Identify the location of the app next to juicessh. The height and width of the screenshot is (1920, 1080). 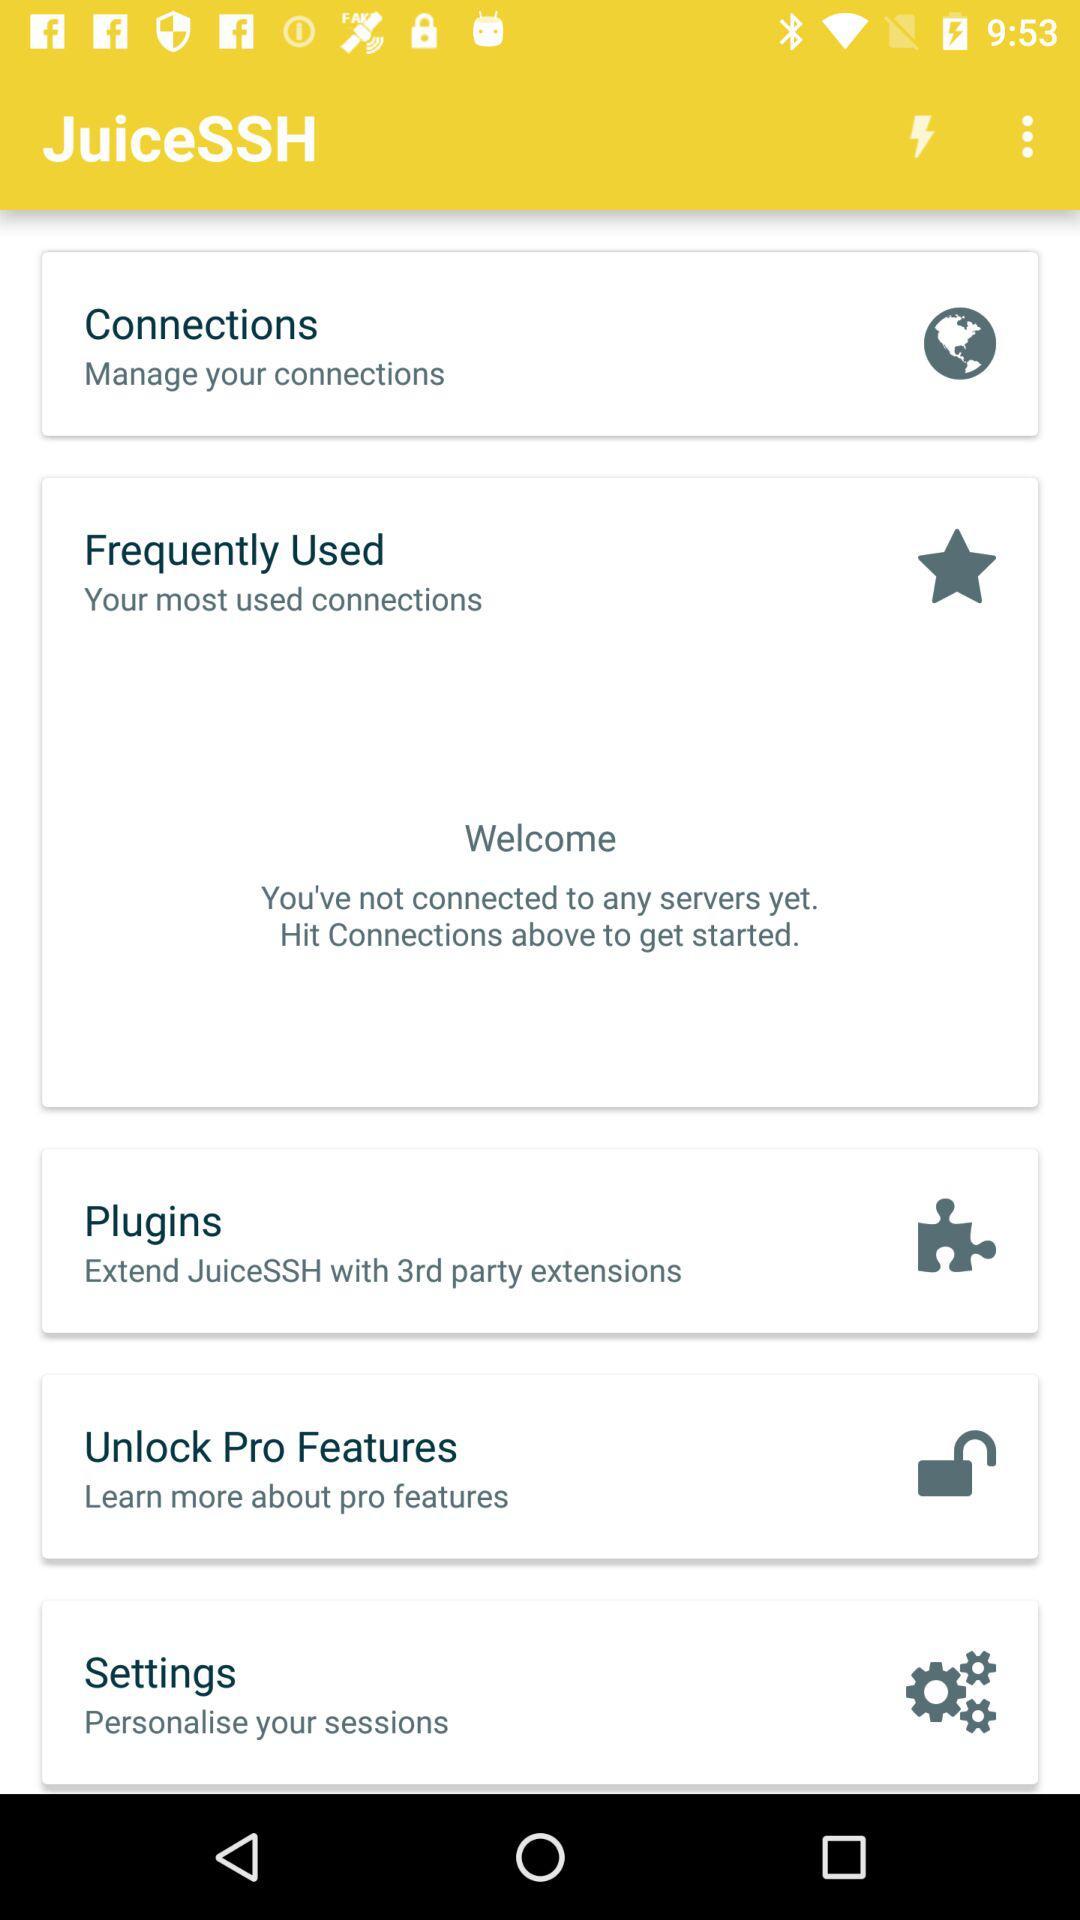
(922, 135).